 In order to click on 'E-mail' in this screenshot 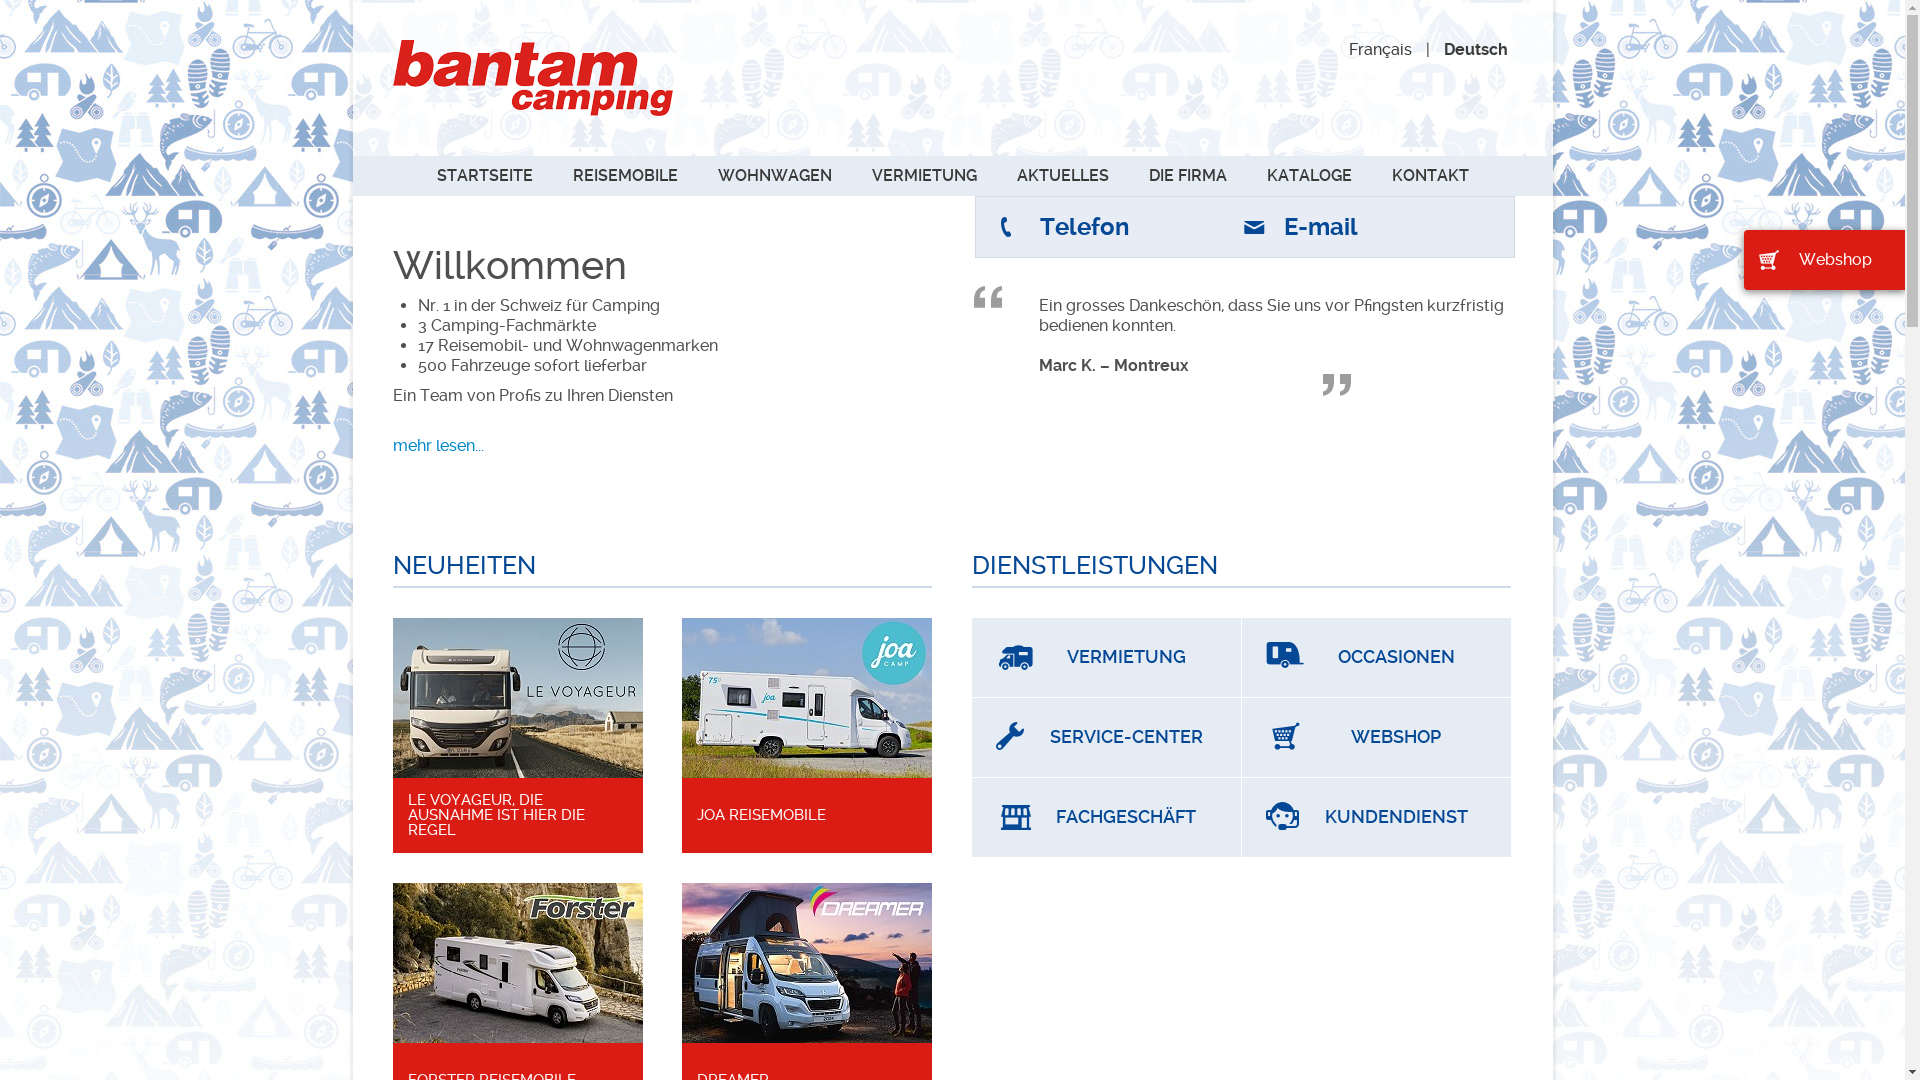, I will do `click(1283, 226)`.